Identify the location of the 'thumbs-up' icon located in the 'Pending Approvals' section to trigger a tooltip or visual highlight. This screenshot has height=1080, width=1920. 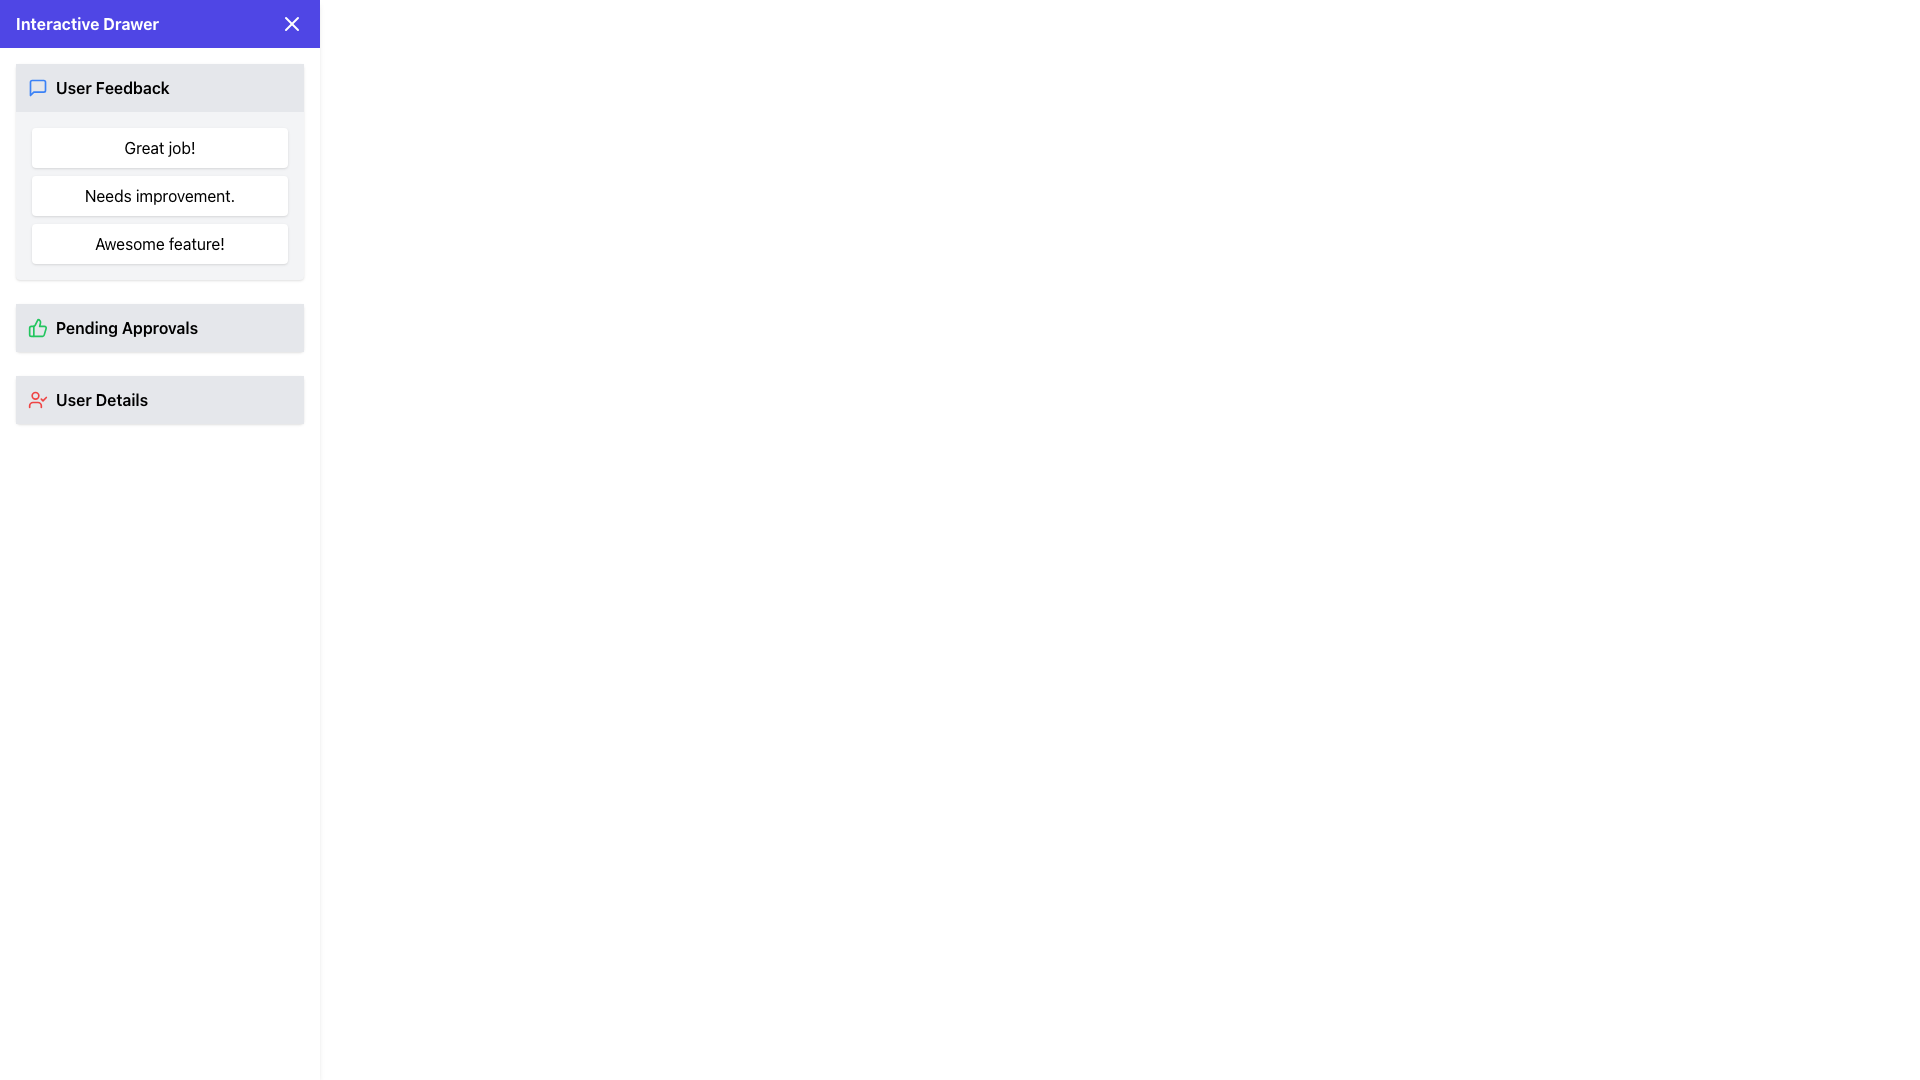
(38, 326).